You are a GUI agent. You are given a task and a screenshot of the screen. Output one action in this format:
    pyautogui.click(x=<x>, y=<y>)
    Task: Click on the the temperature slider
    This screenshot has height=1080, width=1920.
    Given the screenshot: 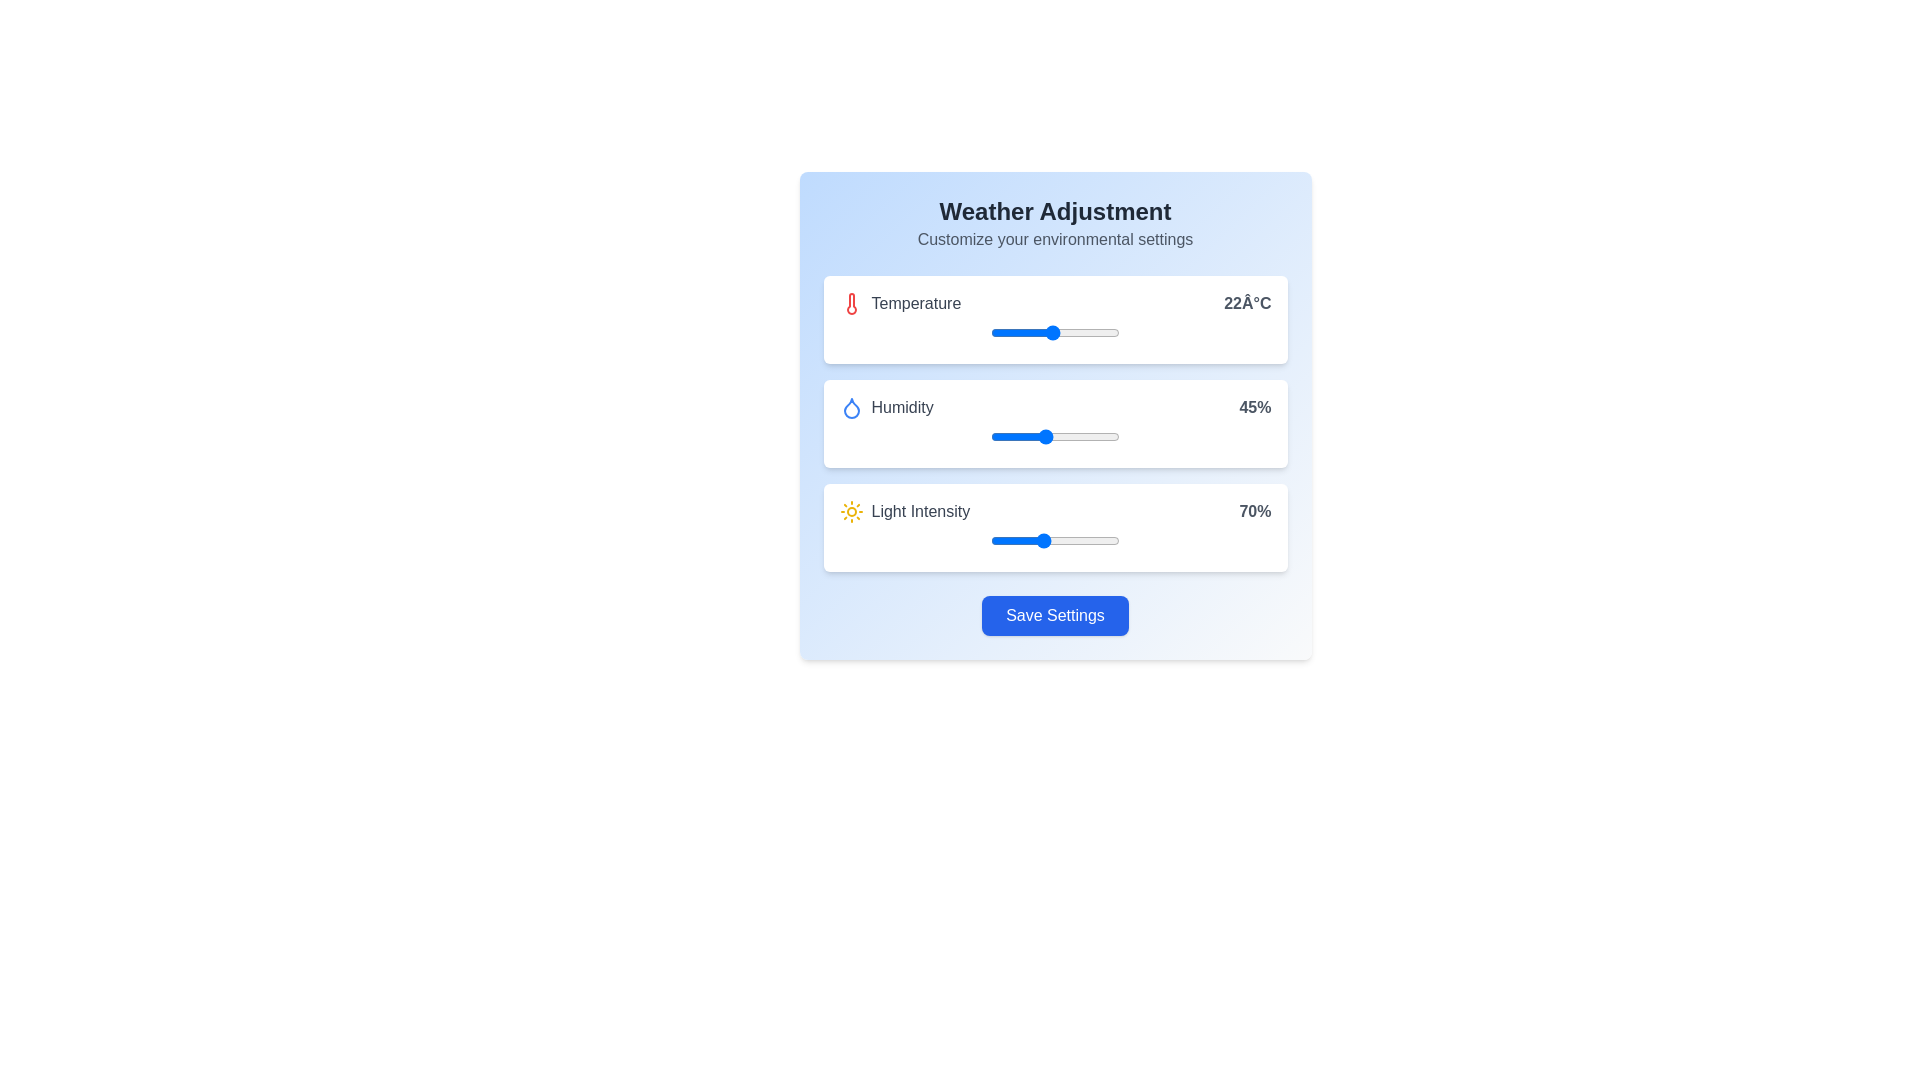 What is the action you would take?
    pyautogui.click(x=1041, y=331)
    